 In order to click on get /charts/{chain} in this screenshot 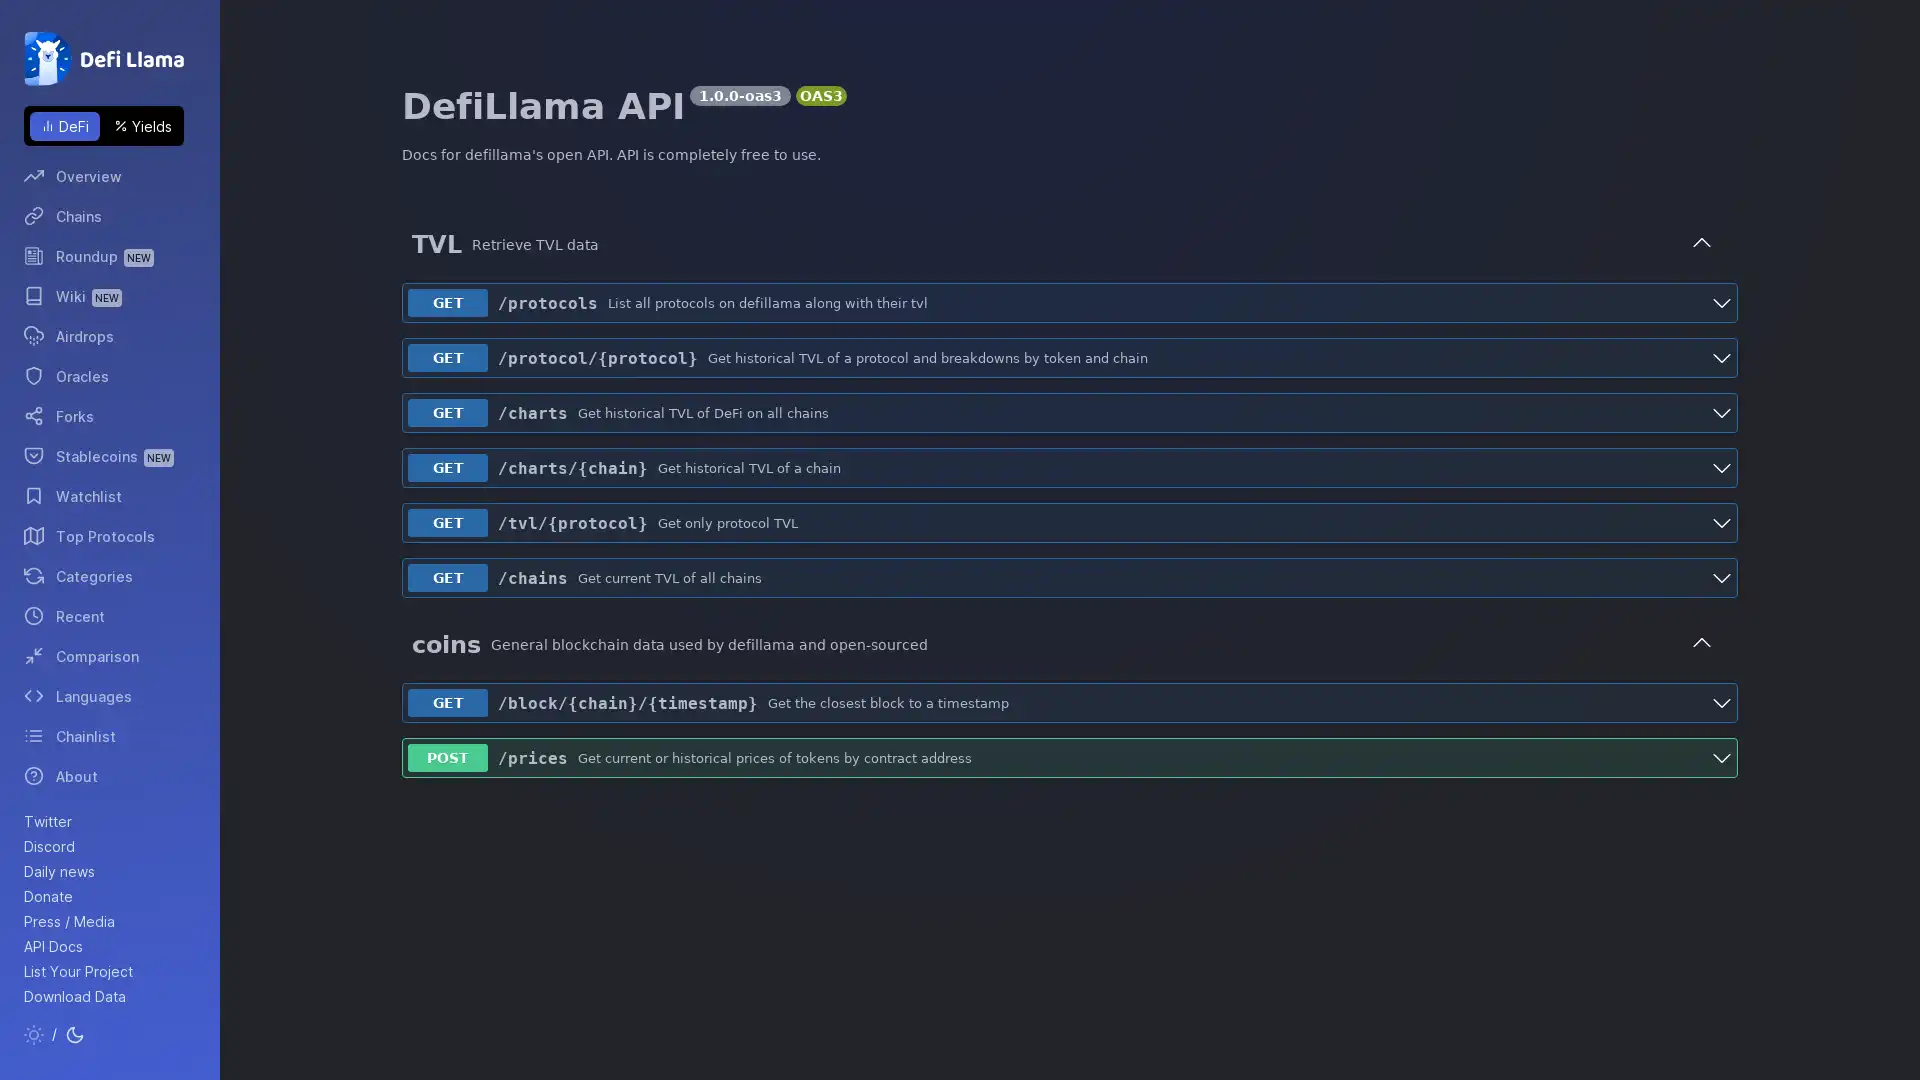, I will do `click(1069, 467)`.